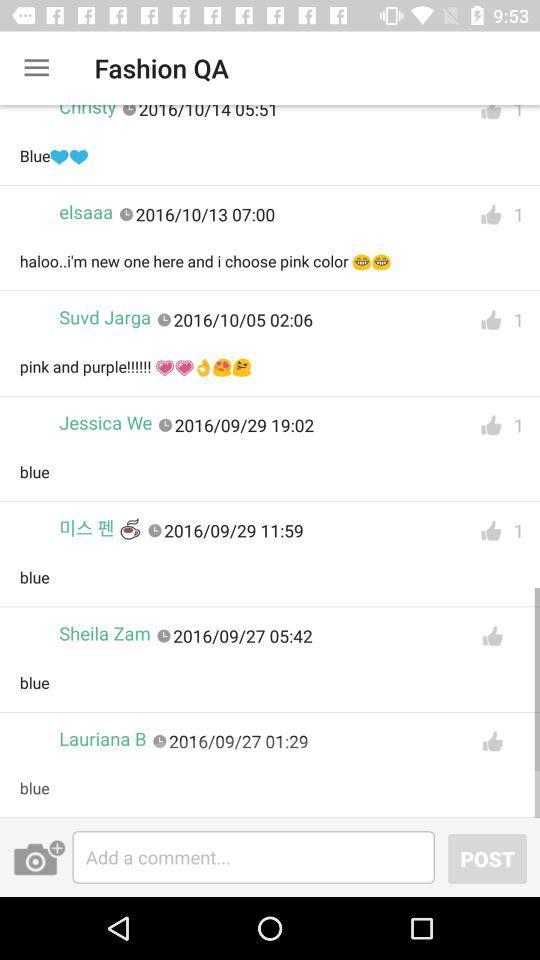 This screenshot has width=540, height=960. I want to click on like the post, so click(490, 530).